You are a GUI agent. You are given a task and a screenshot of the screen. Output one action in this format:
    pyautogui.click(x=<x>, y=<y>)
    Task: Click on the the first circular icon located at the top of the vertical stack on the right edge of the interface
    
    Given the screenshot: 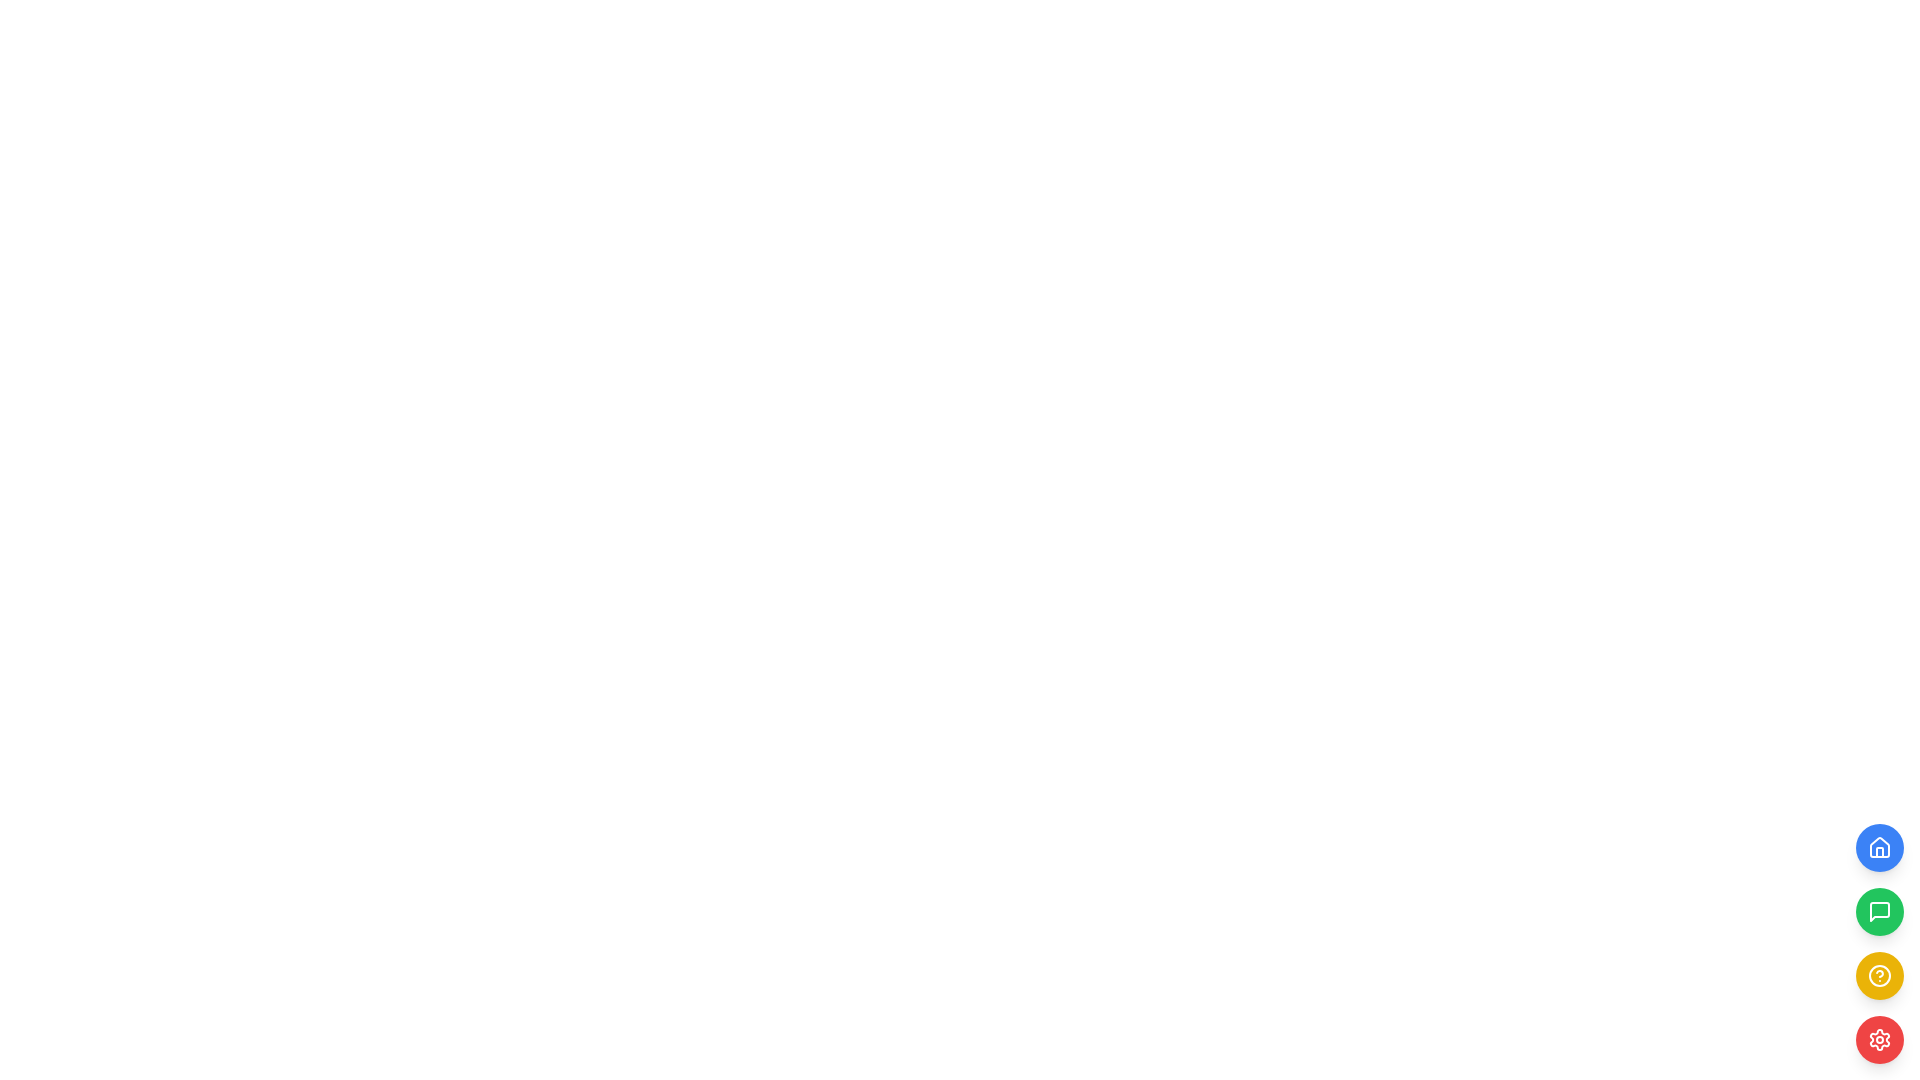 What is the action you would take?
    pyautogui.click(x=1879, y=847)
    